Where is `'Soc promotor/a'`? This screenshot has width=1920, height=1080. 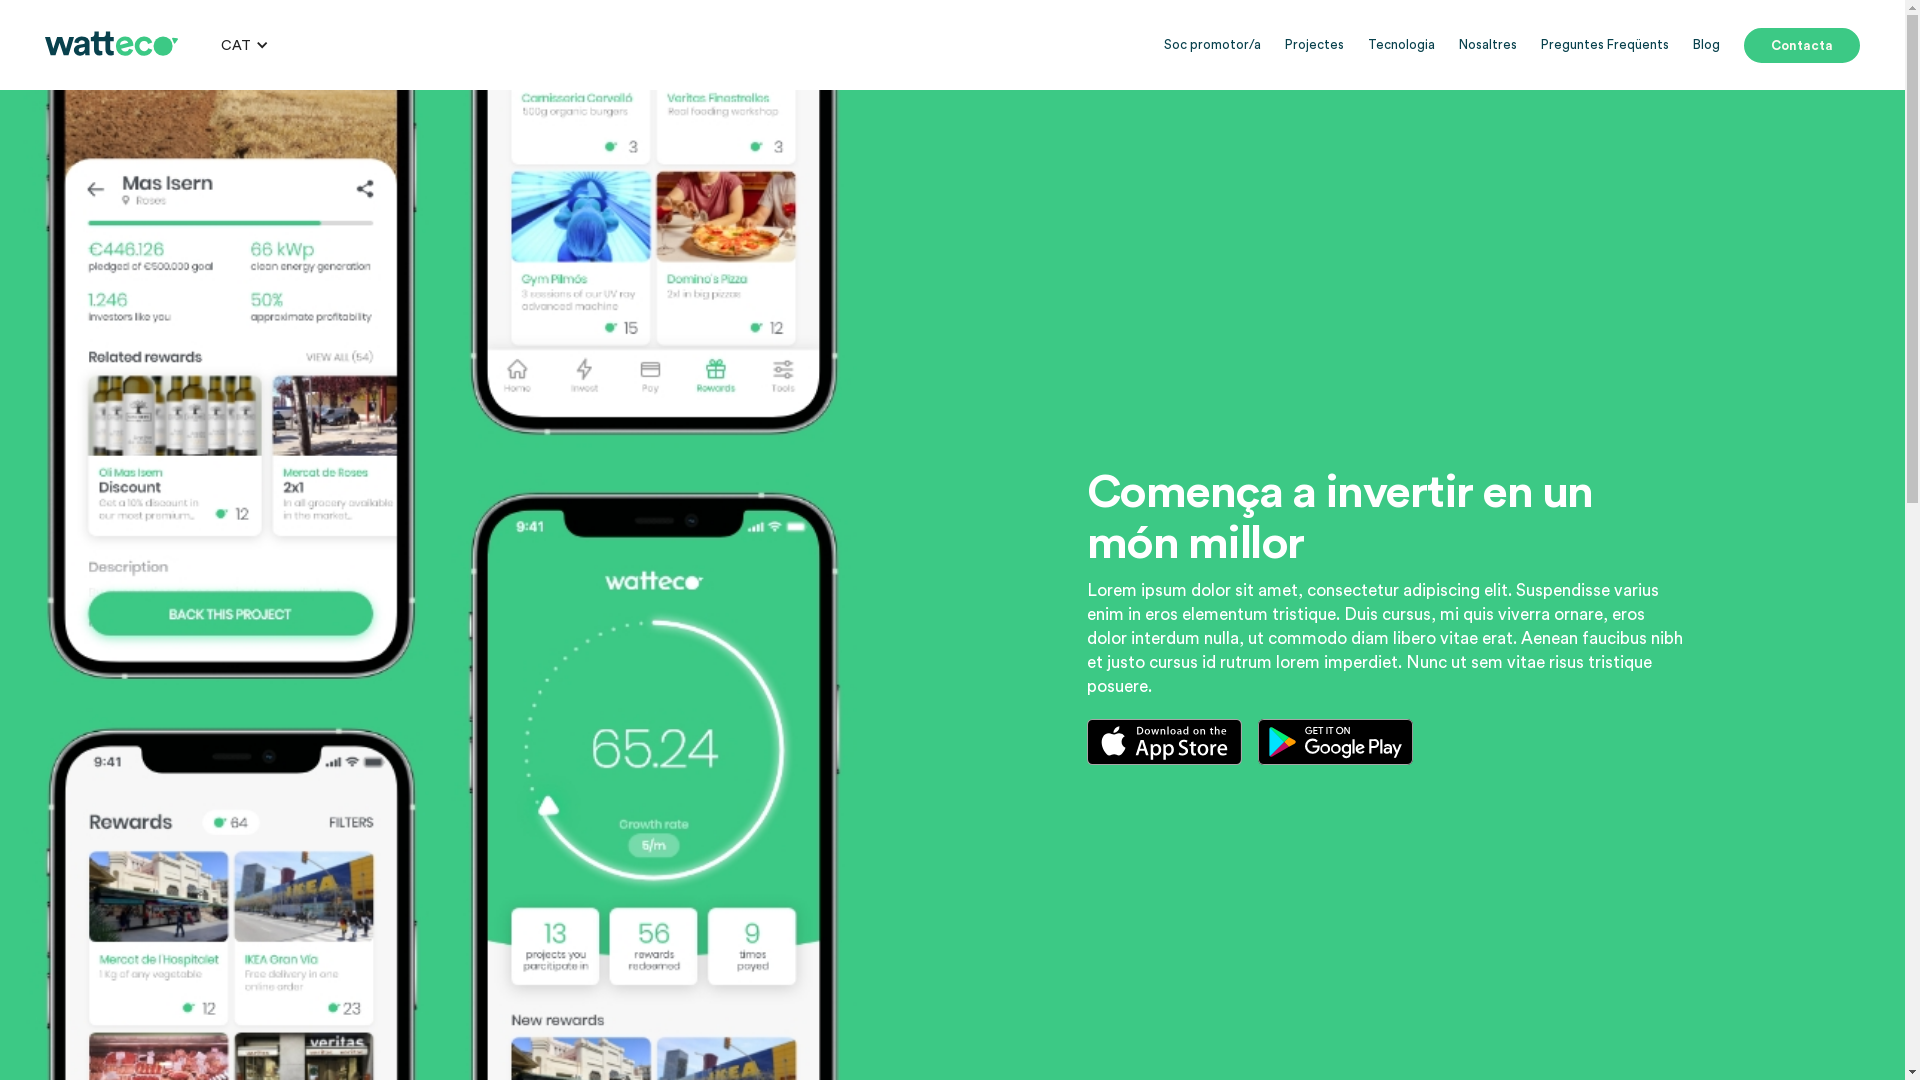
'Soc promotor/a' is located at coordinates (1211, 45).